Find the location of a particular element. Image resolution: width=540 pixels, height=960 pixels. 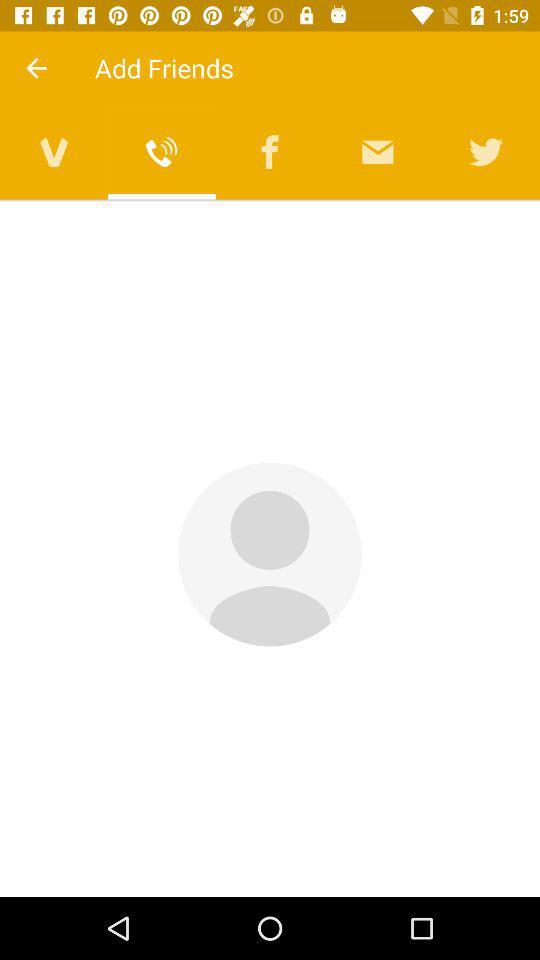

start video chat is located at coordinates (54, 151).